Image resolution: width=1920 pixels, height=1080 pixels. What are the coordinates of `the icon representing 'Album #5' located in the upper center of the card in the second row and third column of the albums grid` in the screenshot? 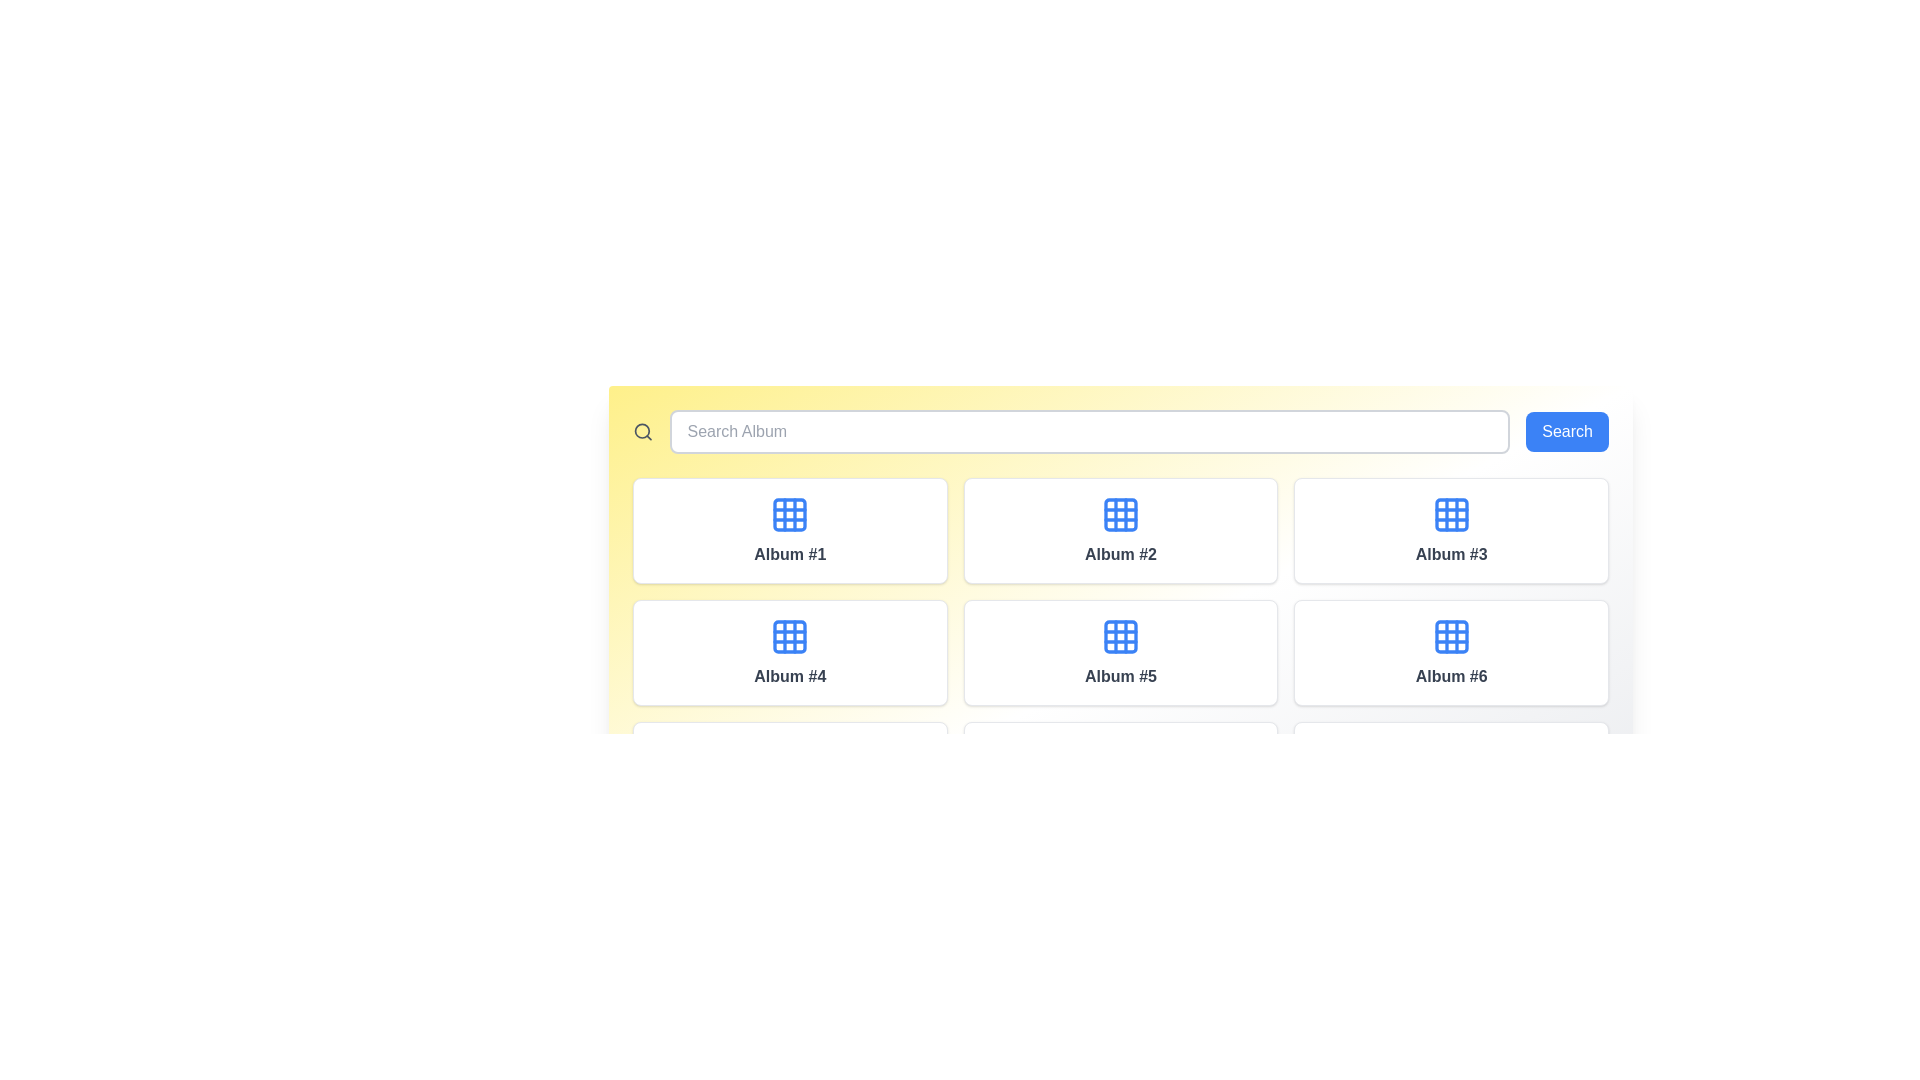 It's located at (1120, 636).